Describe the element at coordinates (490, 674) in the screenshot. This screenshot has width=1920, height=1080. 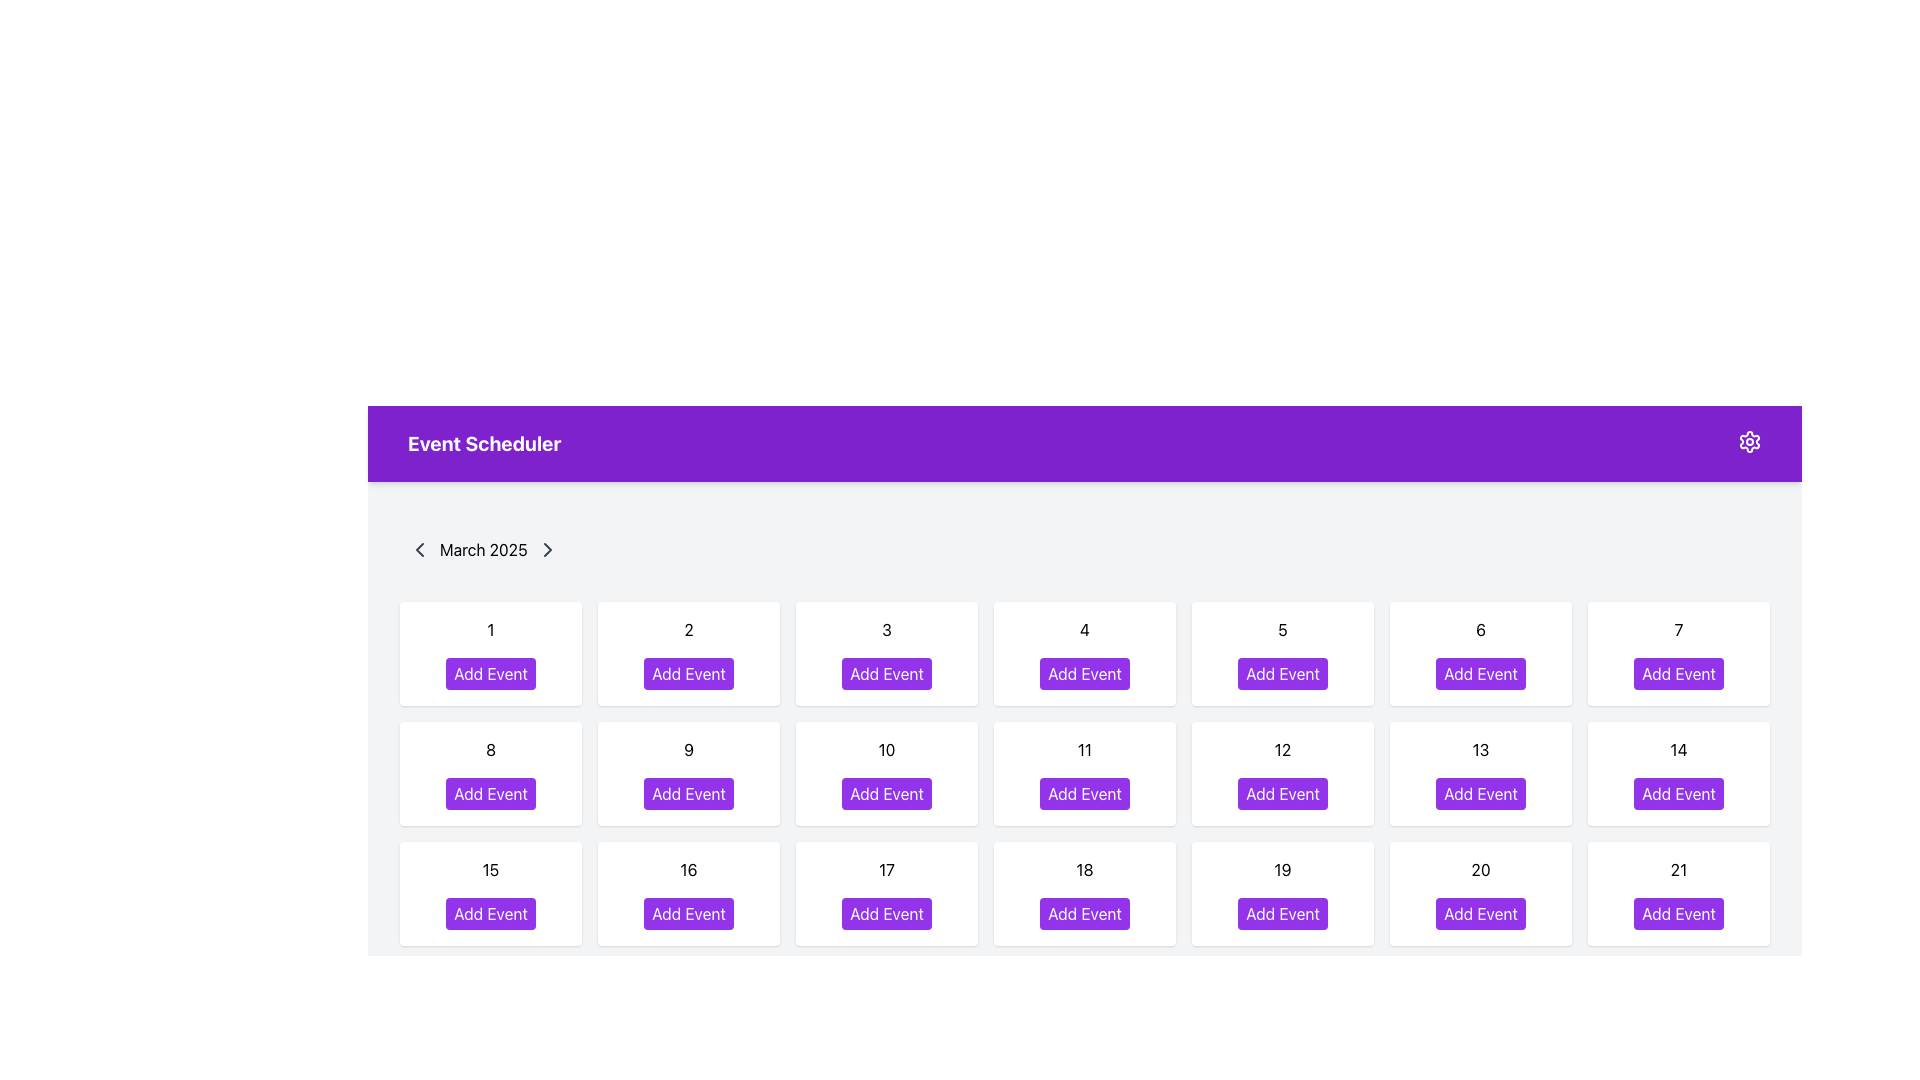
I see `the button located` at that location.